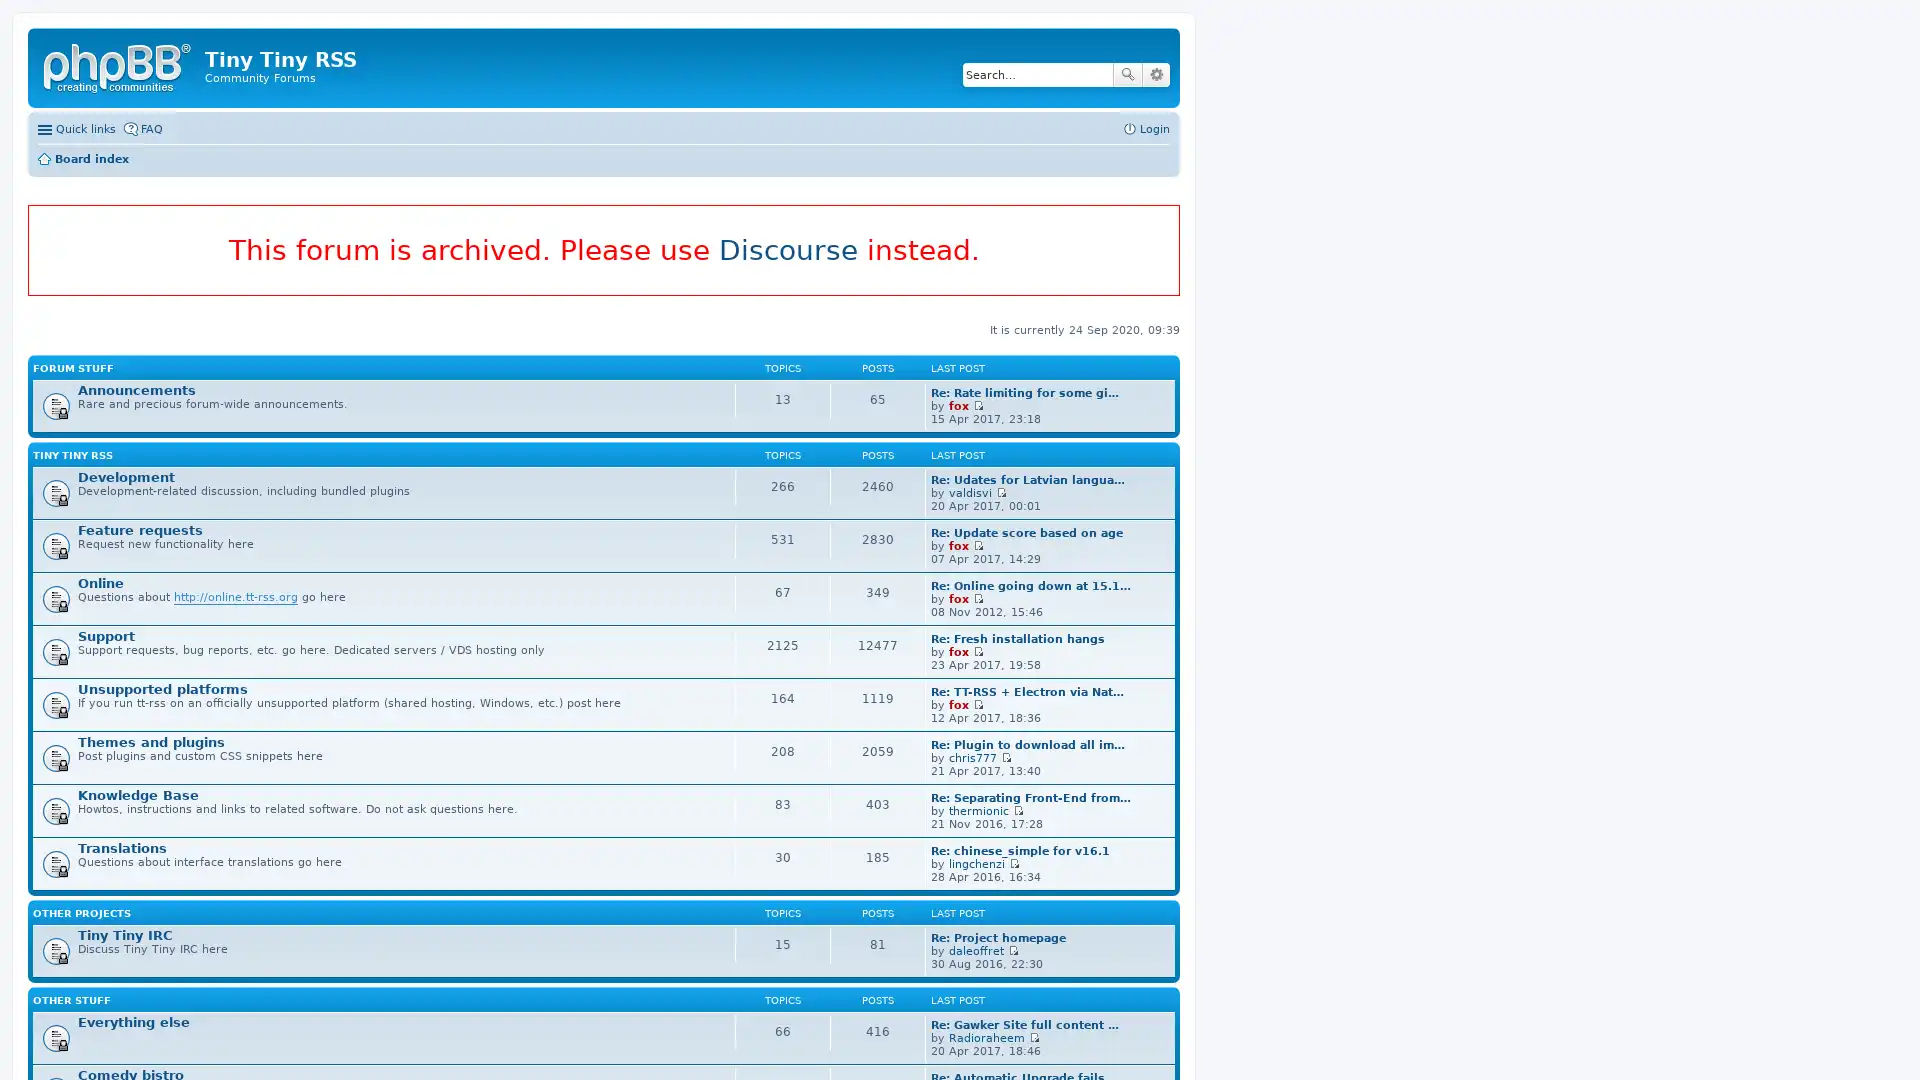 The image size is (1920, 1080). What do you see at coordinates (1128, 73) in the screenshot?
I see `Search` at bounding box center [1128, 73].